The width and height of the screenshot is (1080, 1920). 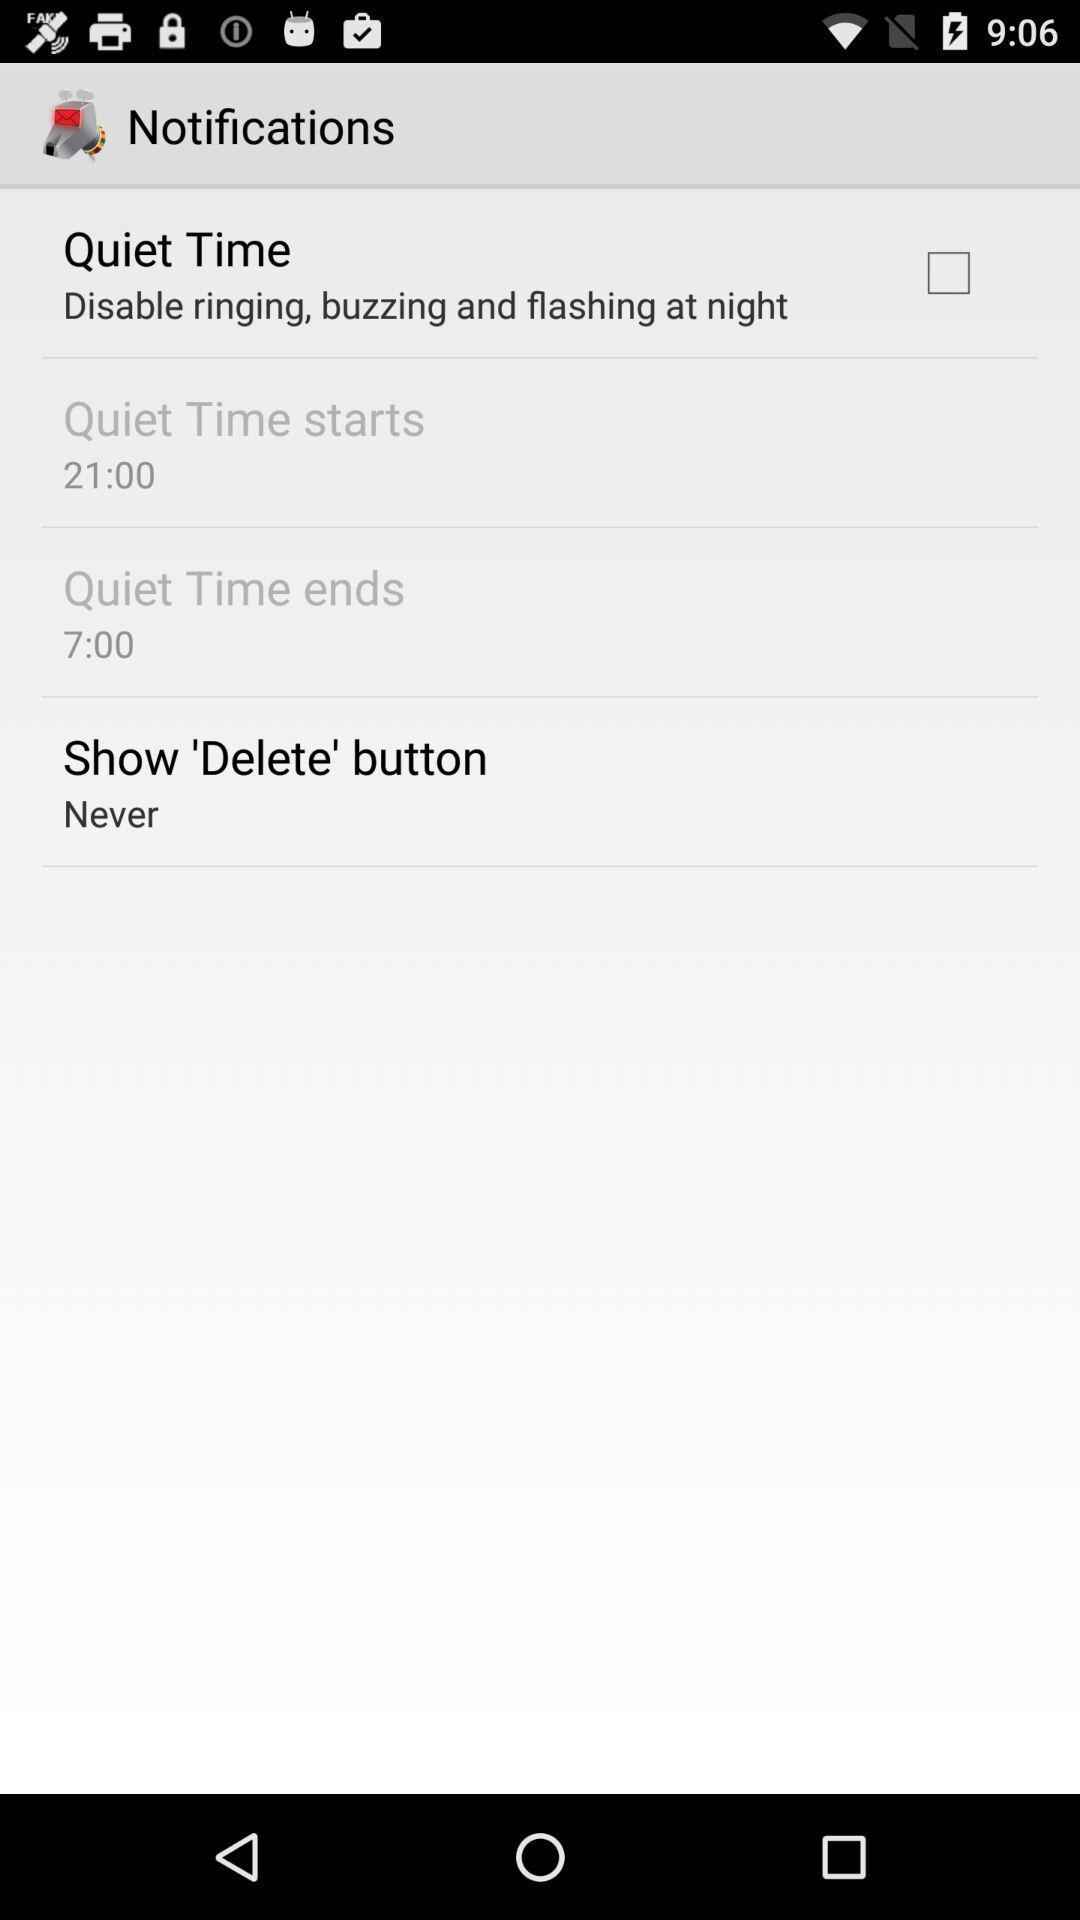 What do you see at coordinates (947, 272) in the screenshot?
I see `the icon to the right of the disable ringing buzzing item` at bounding box center [947, 272].